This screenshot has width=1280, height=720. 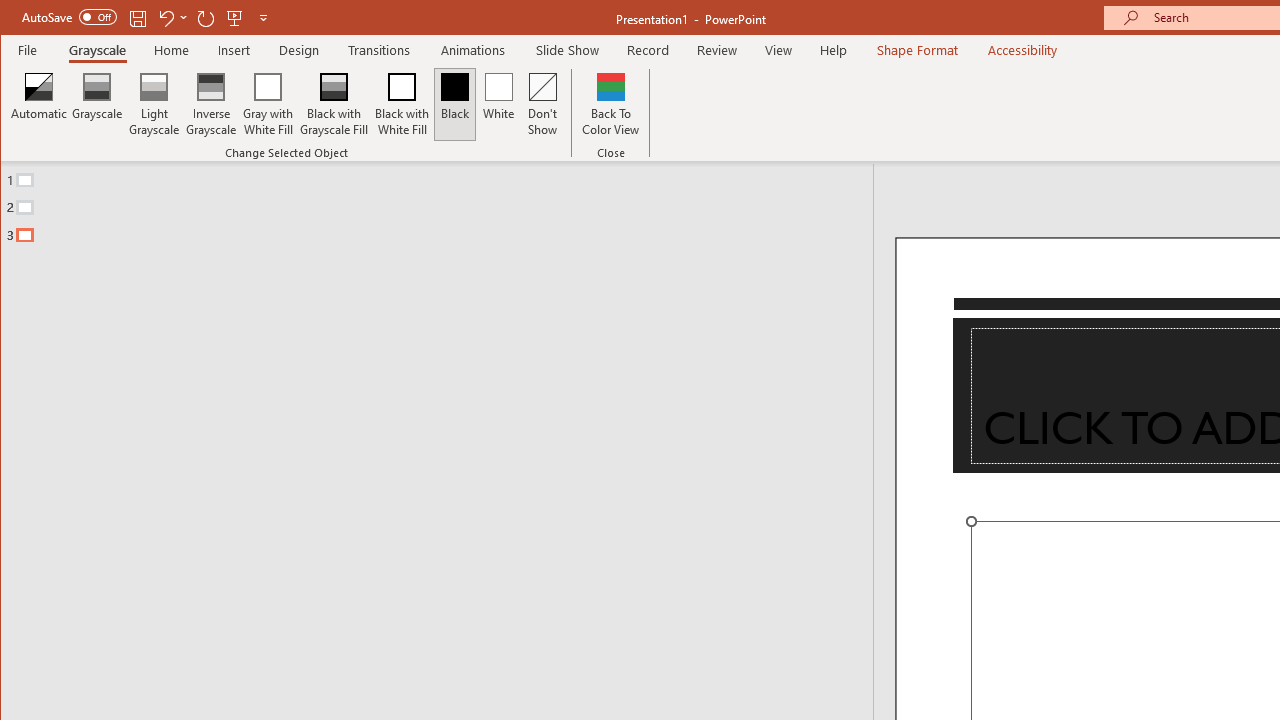 I want to click on 'Black with Grayscale Fill', so click(x=334, y=104).